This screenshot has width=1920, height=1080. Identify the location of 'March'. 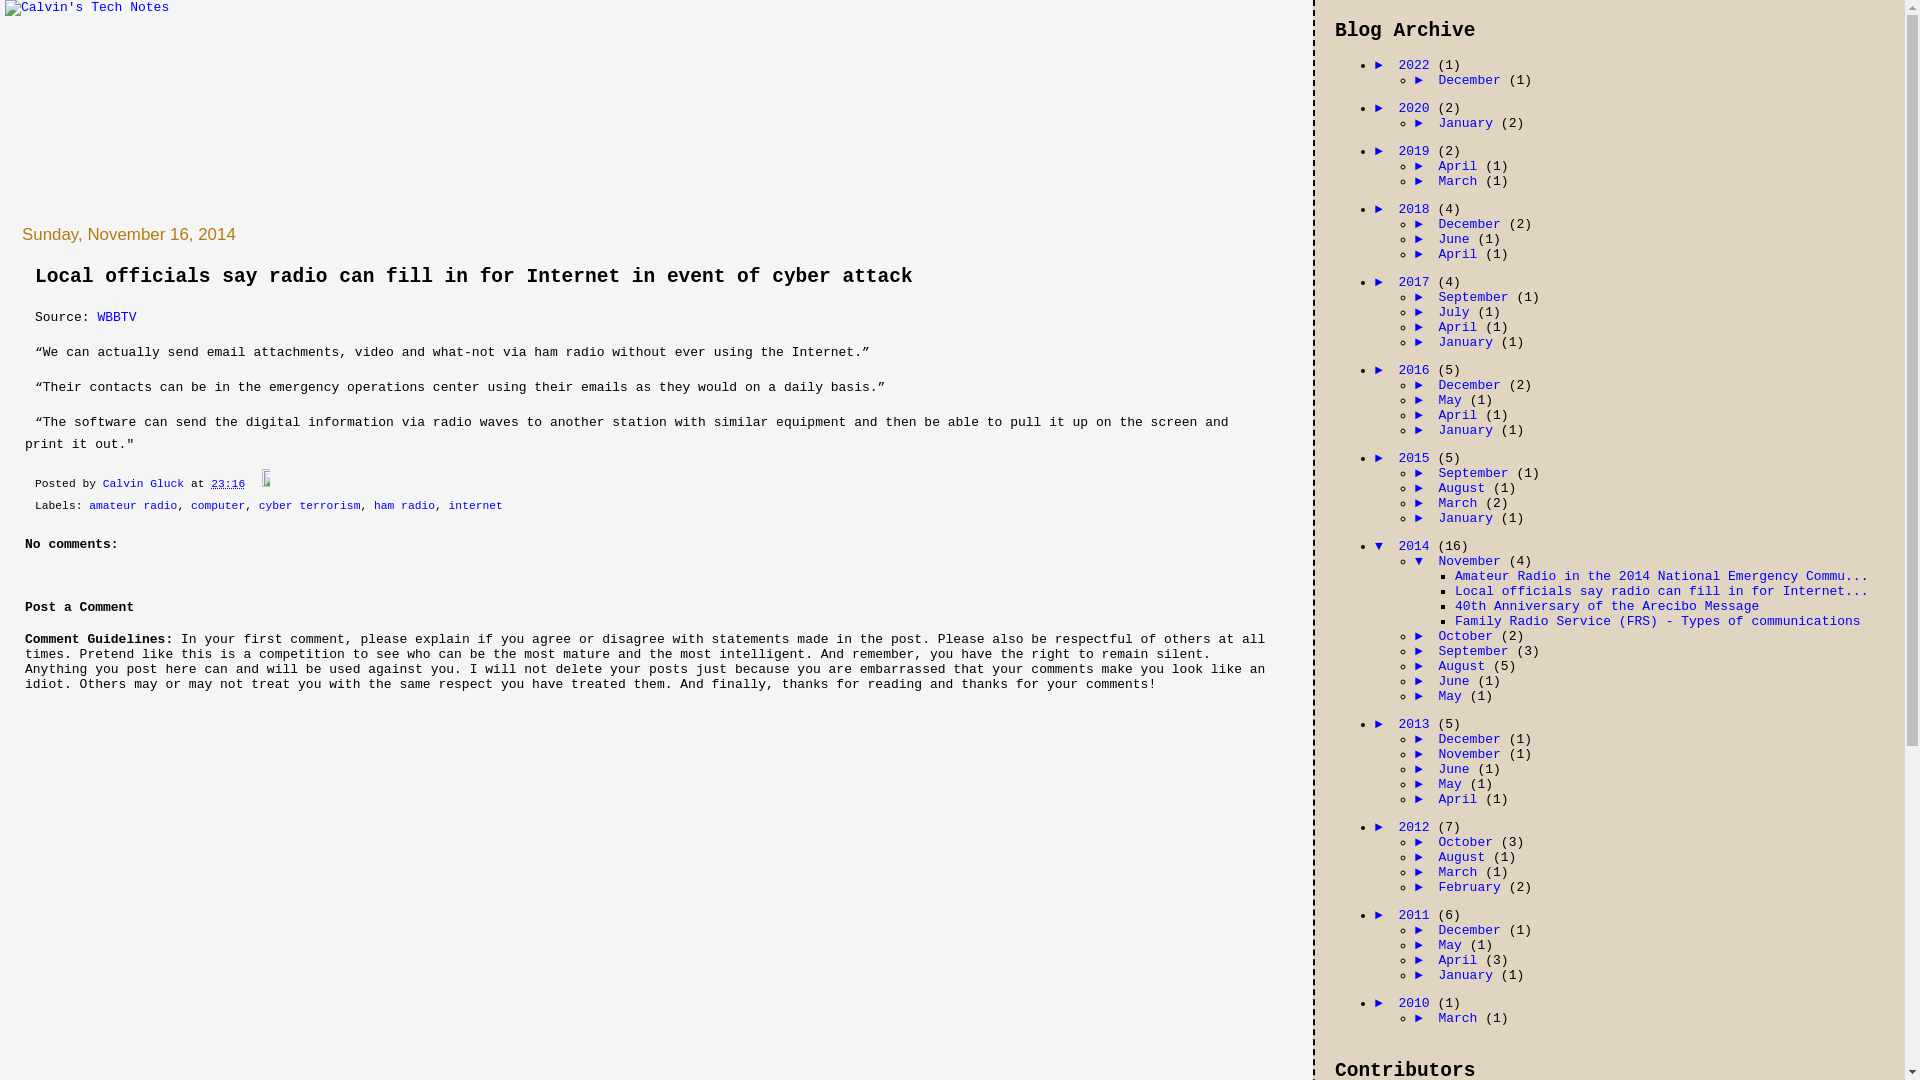
(1461, 502).